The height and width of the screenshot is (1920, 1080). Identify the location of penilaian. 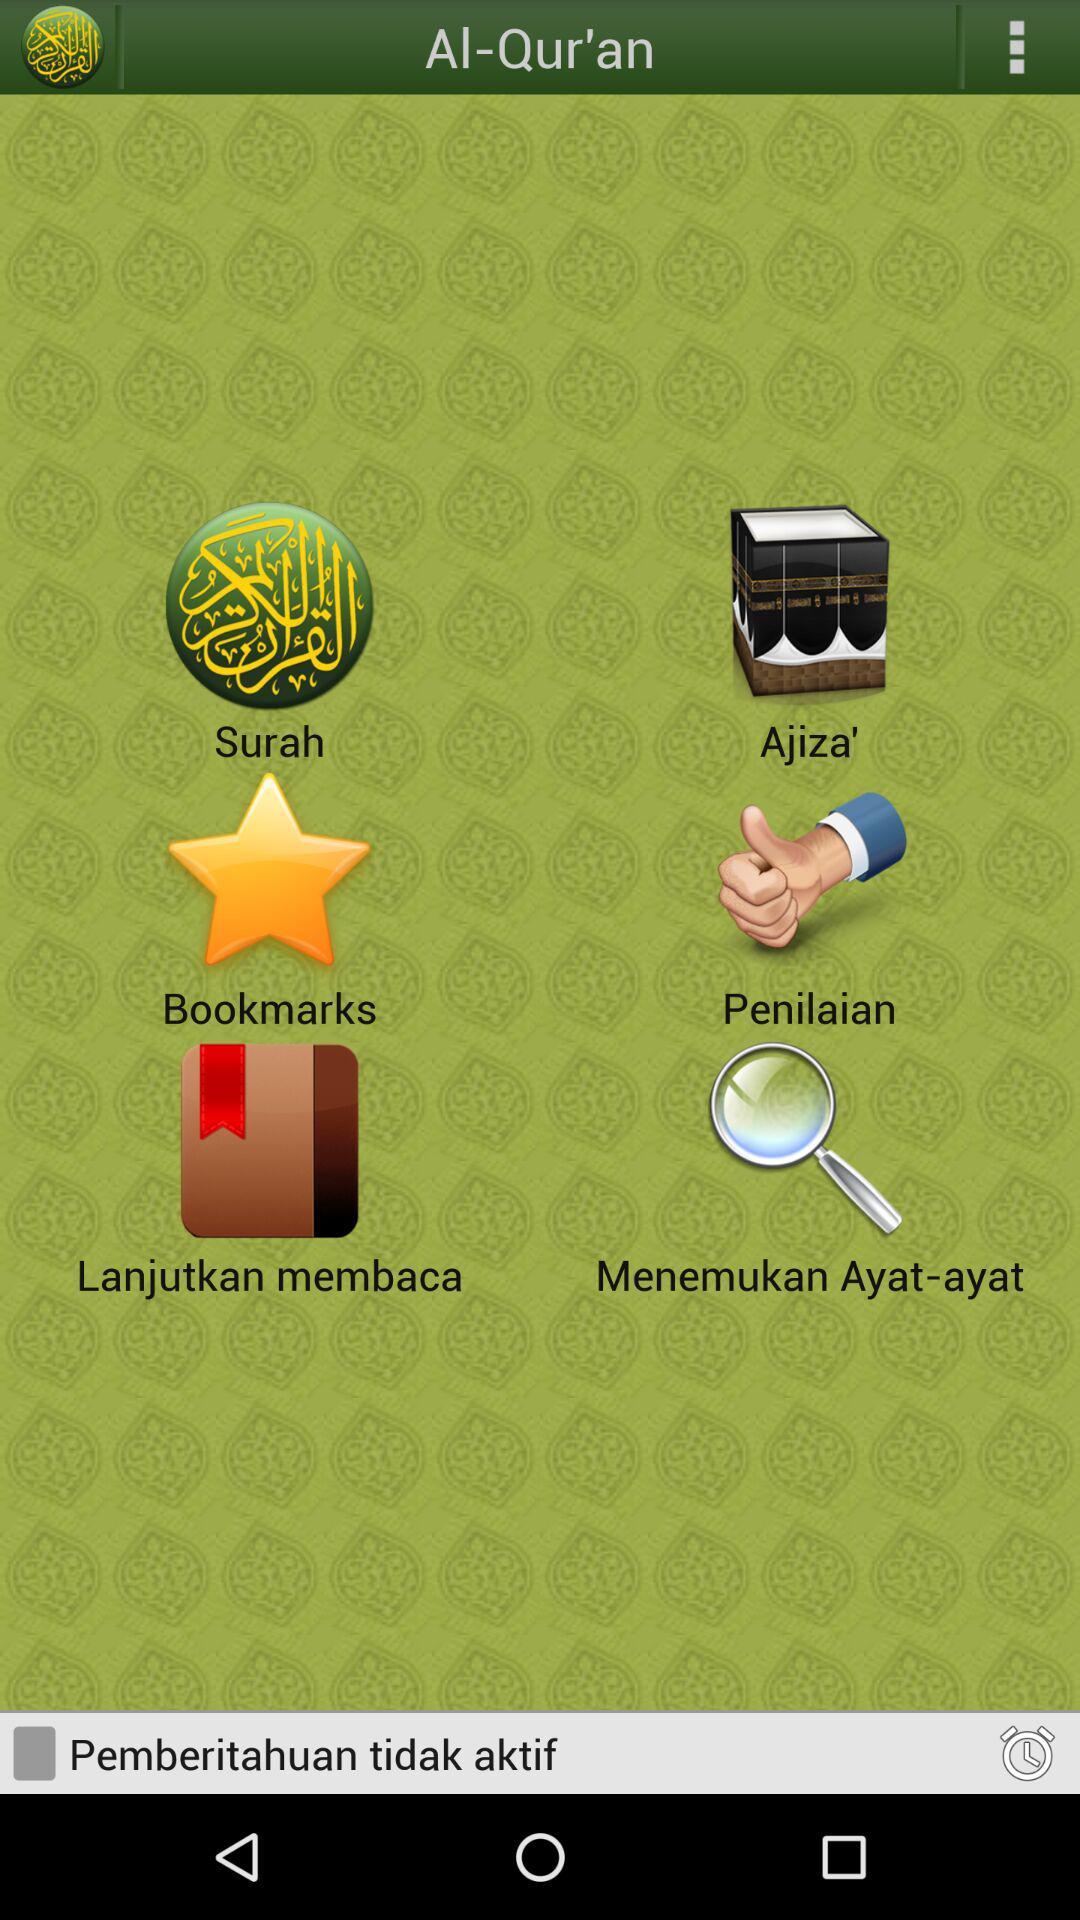
(810, 873).